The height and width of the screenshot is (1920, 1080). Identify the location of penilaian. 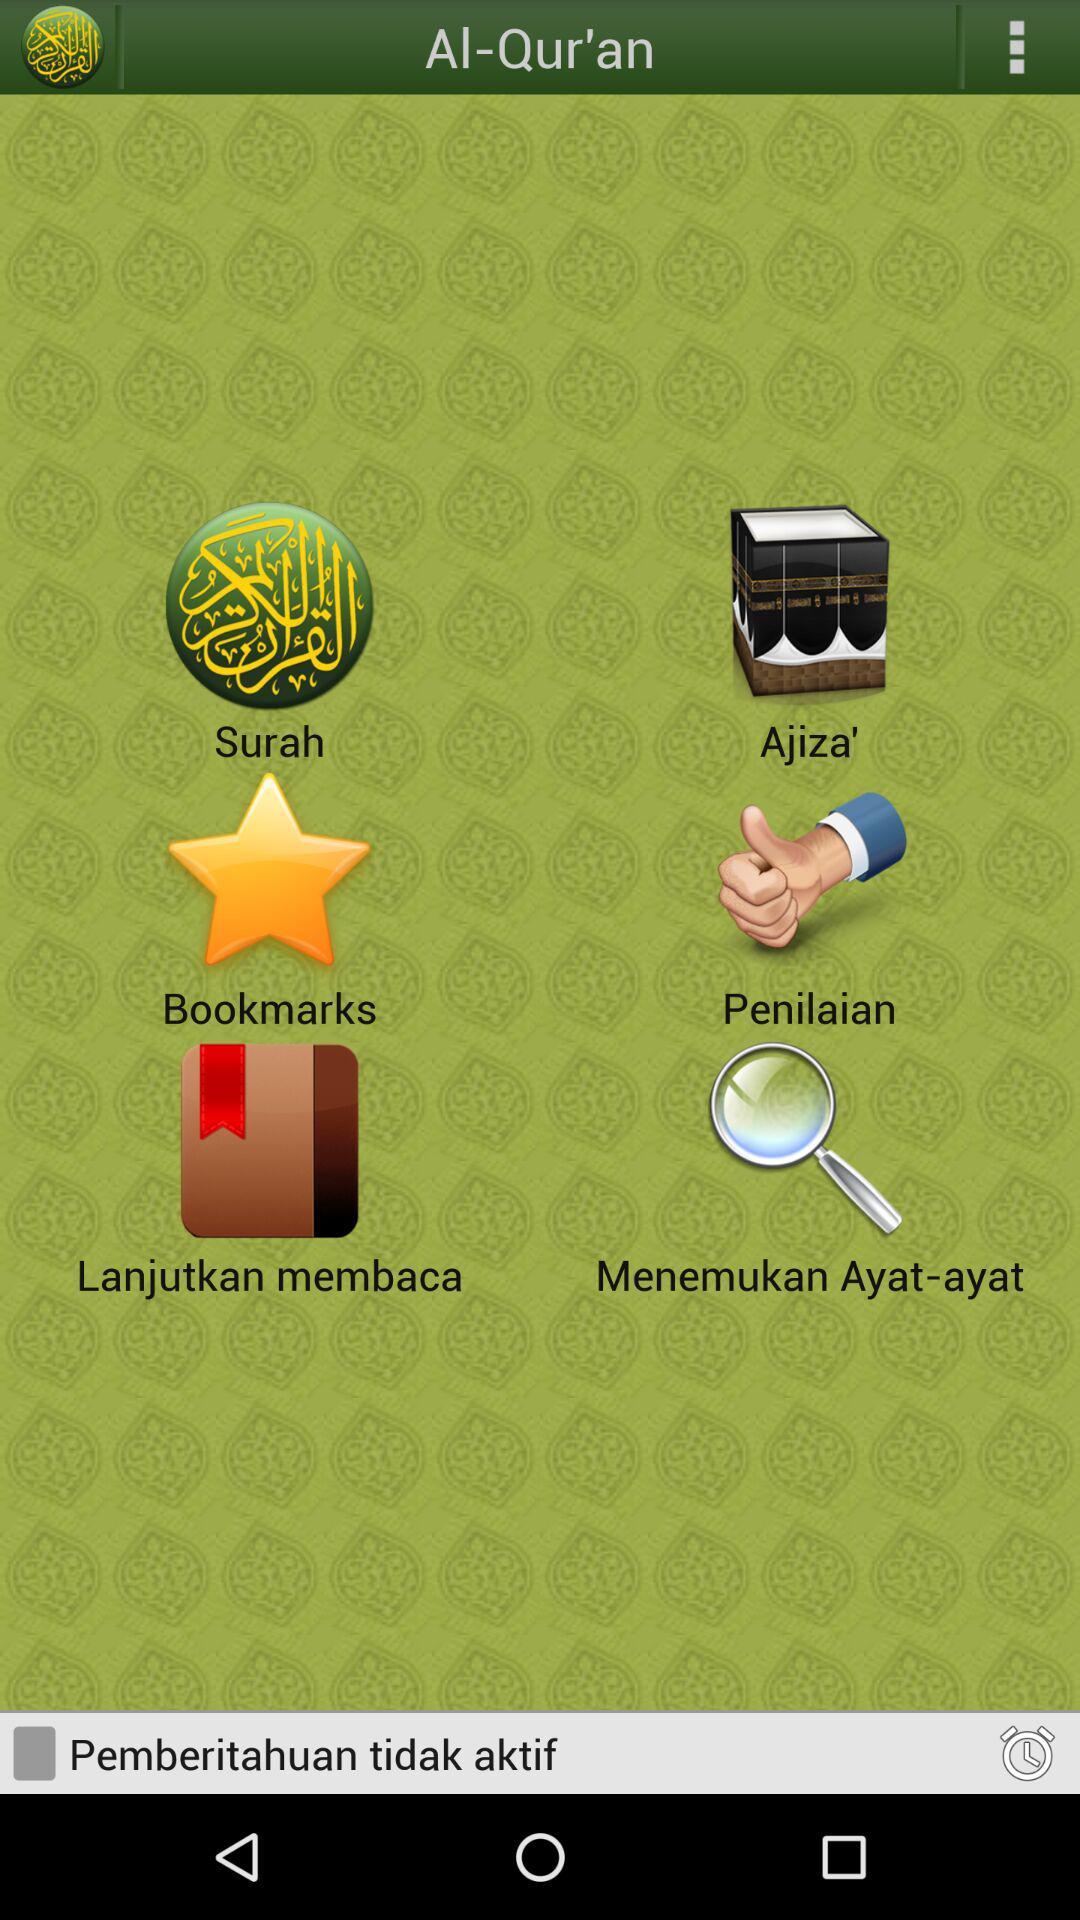
(810, 873).